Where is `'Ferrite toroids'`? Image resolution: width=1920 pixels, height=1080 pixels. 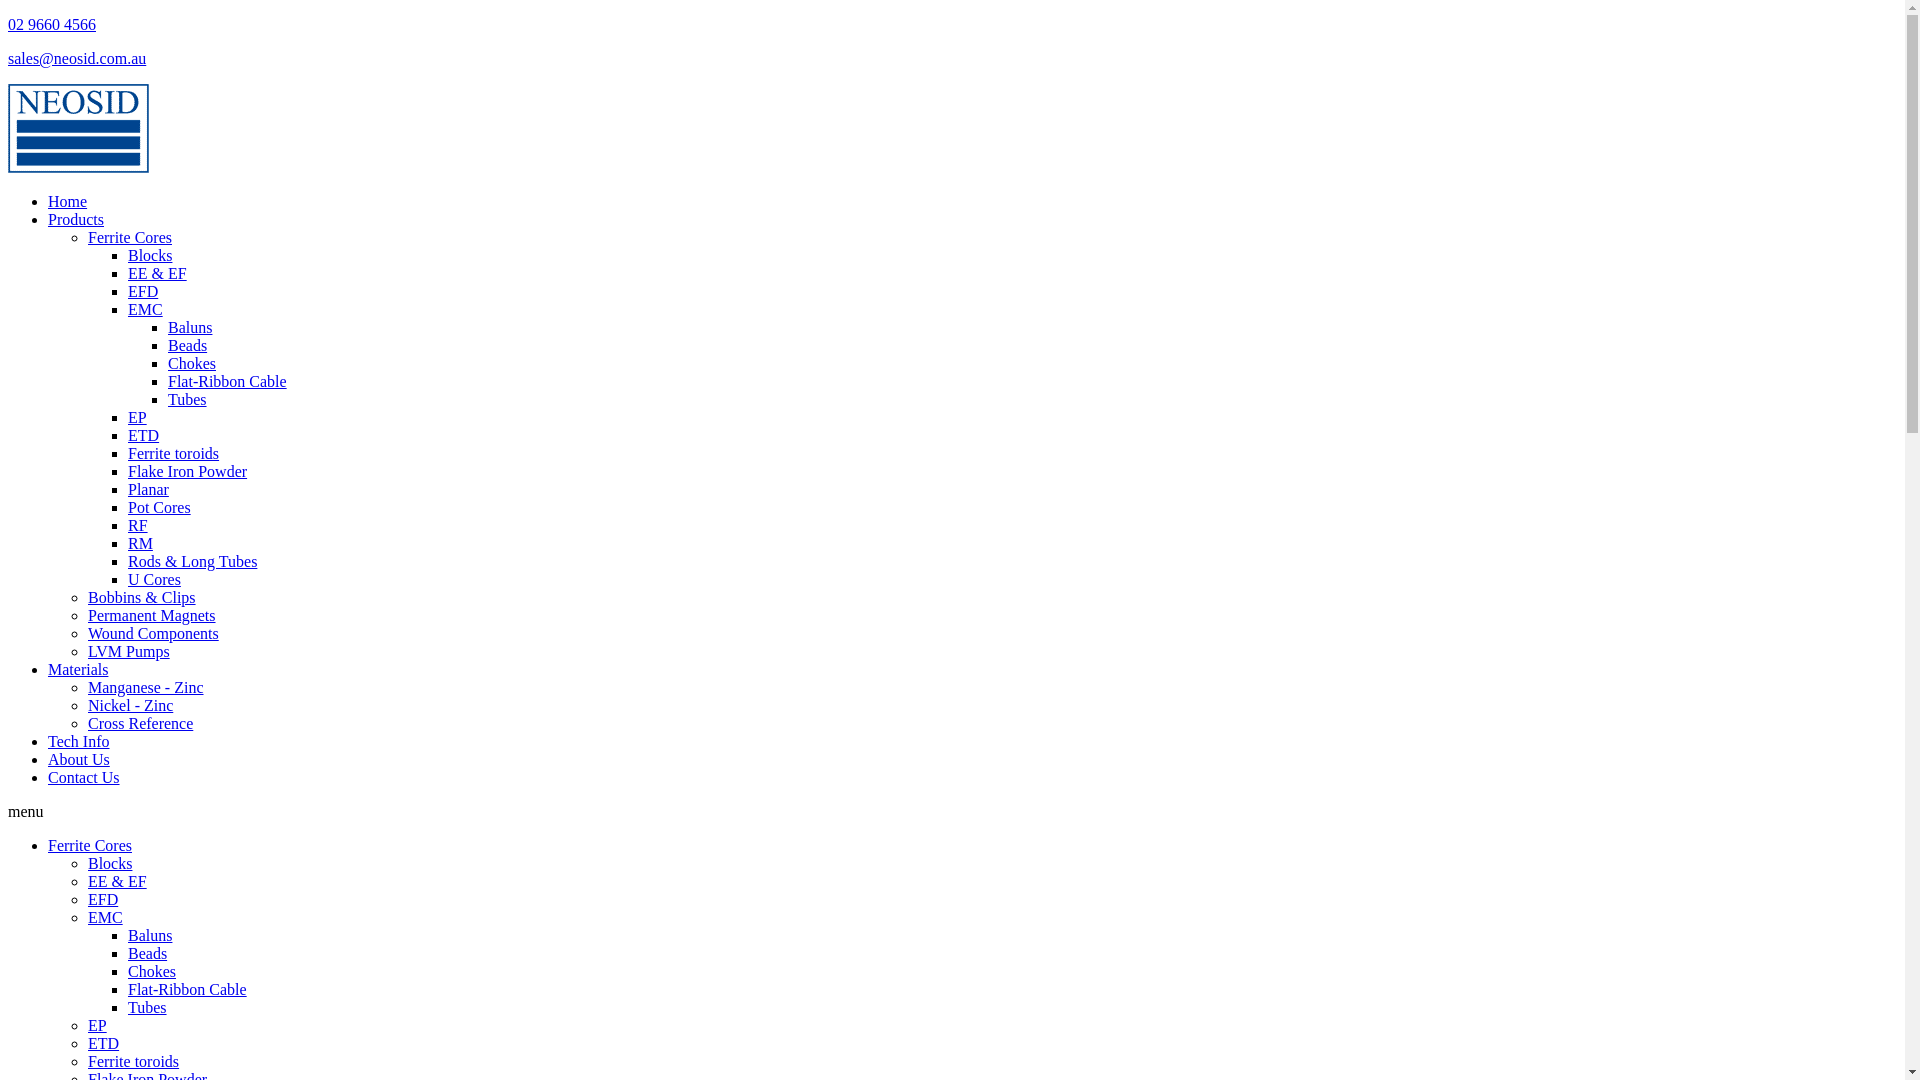 'Ferrite toroids' is located at coordinates (173, 453).